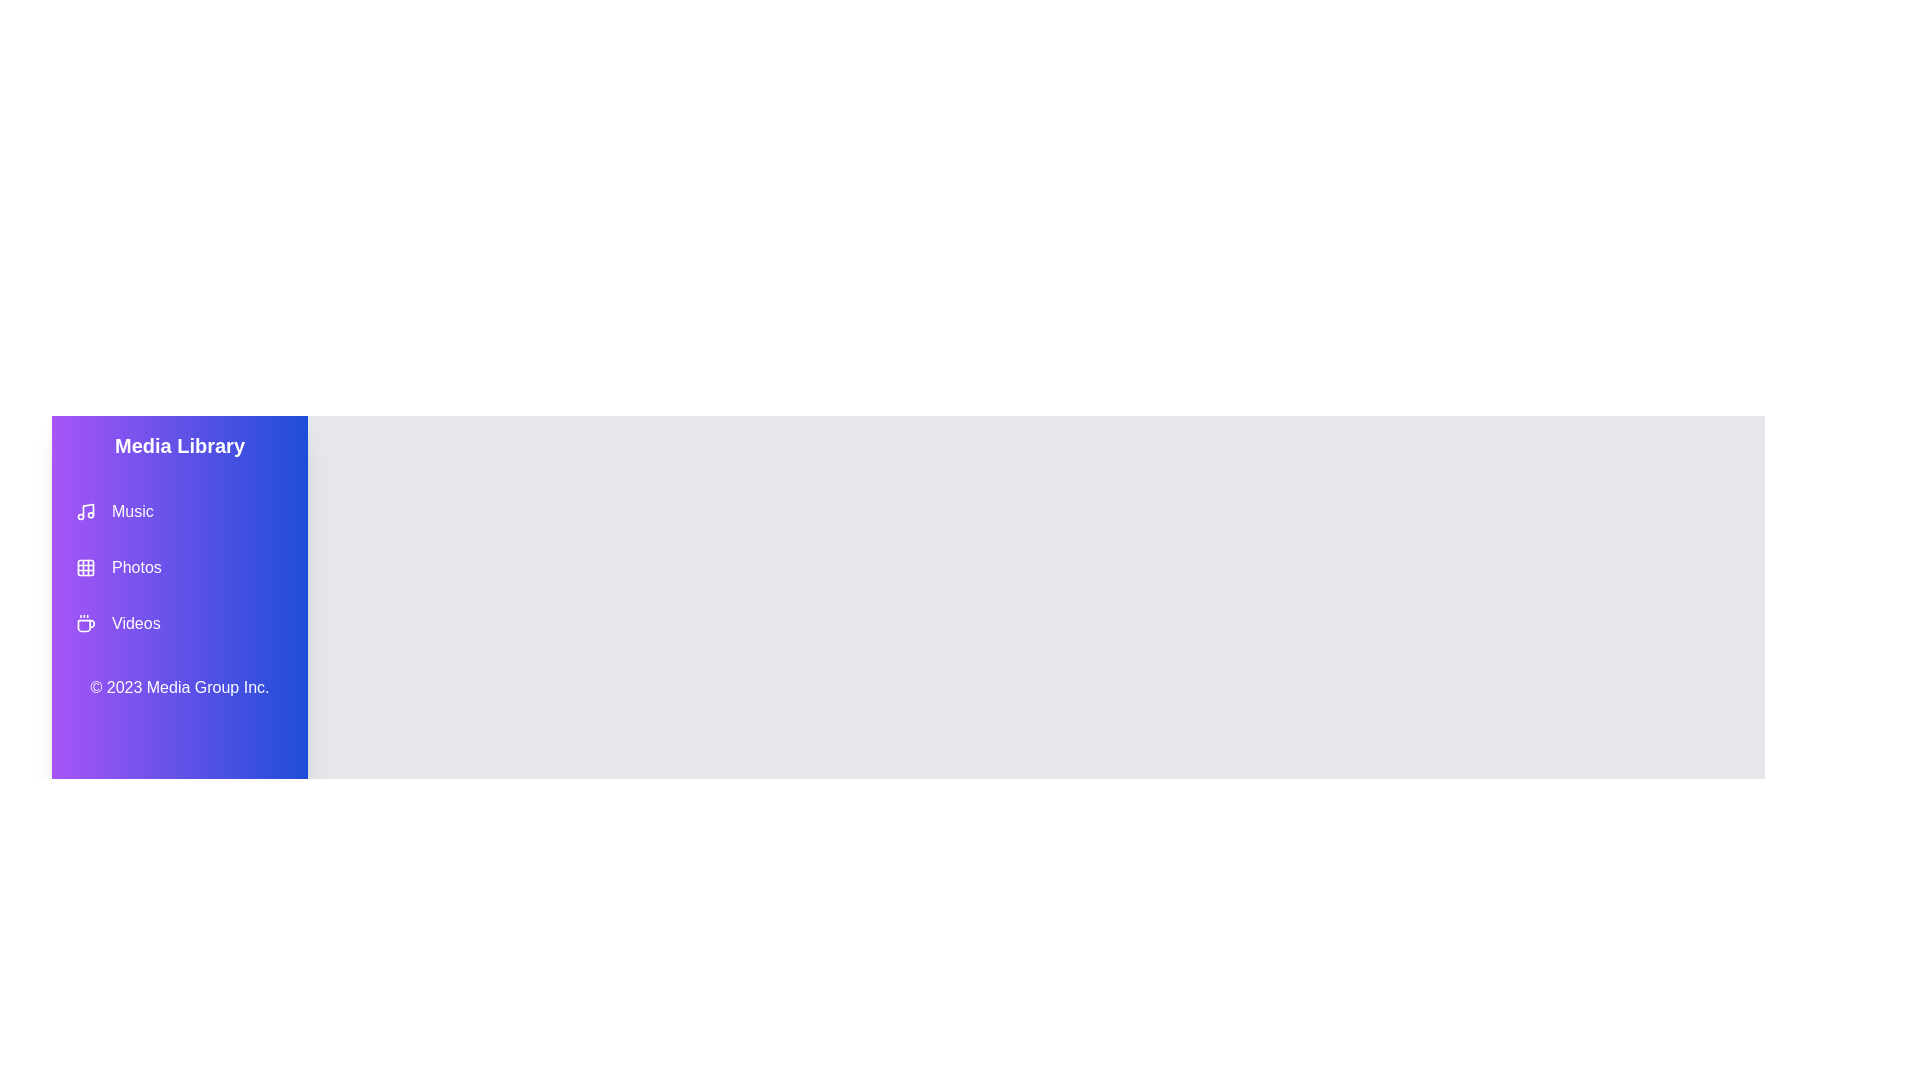  I want to click on the copyright information in the footer, so click(180, 686).